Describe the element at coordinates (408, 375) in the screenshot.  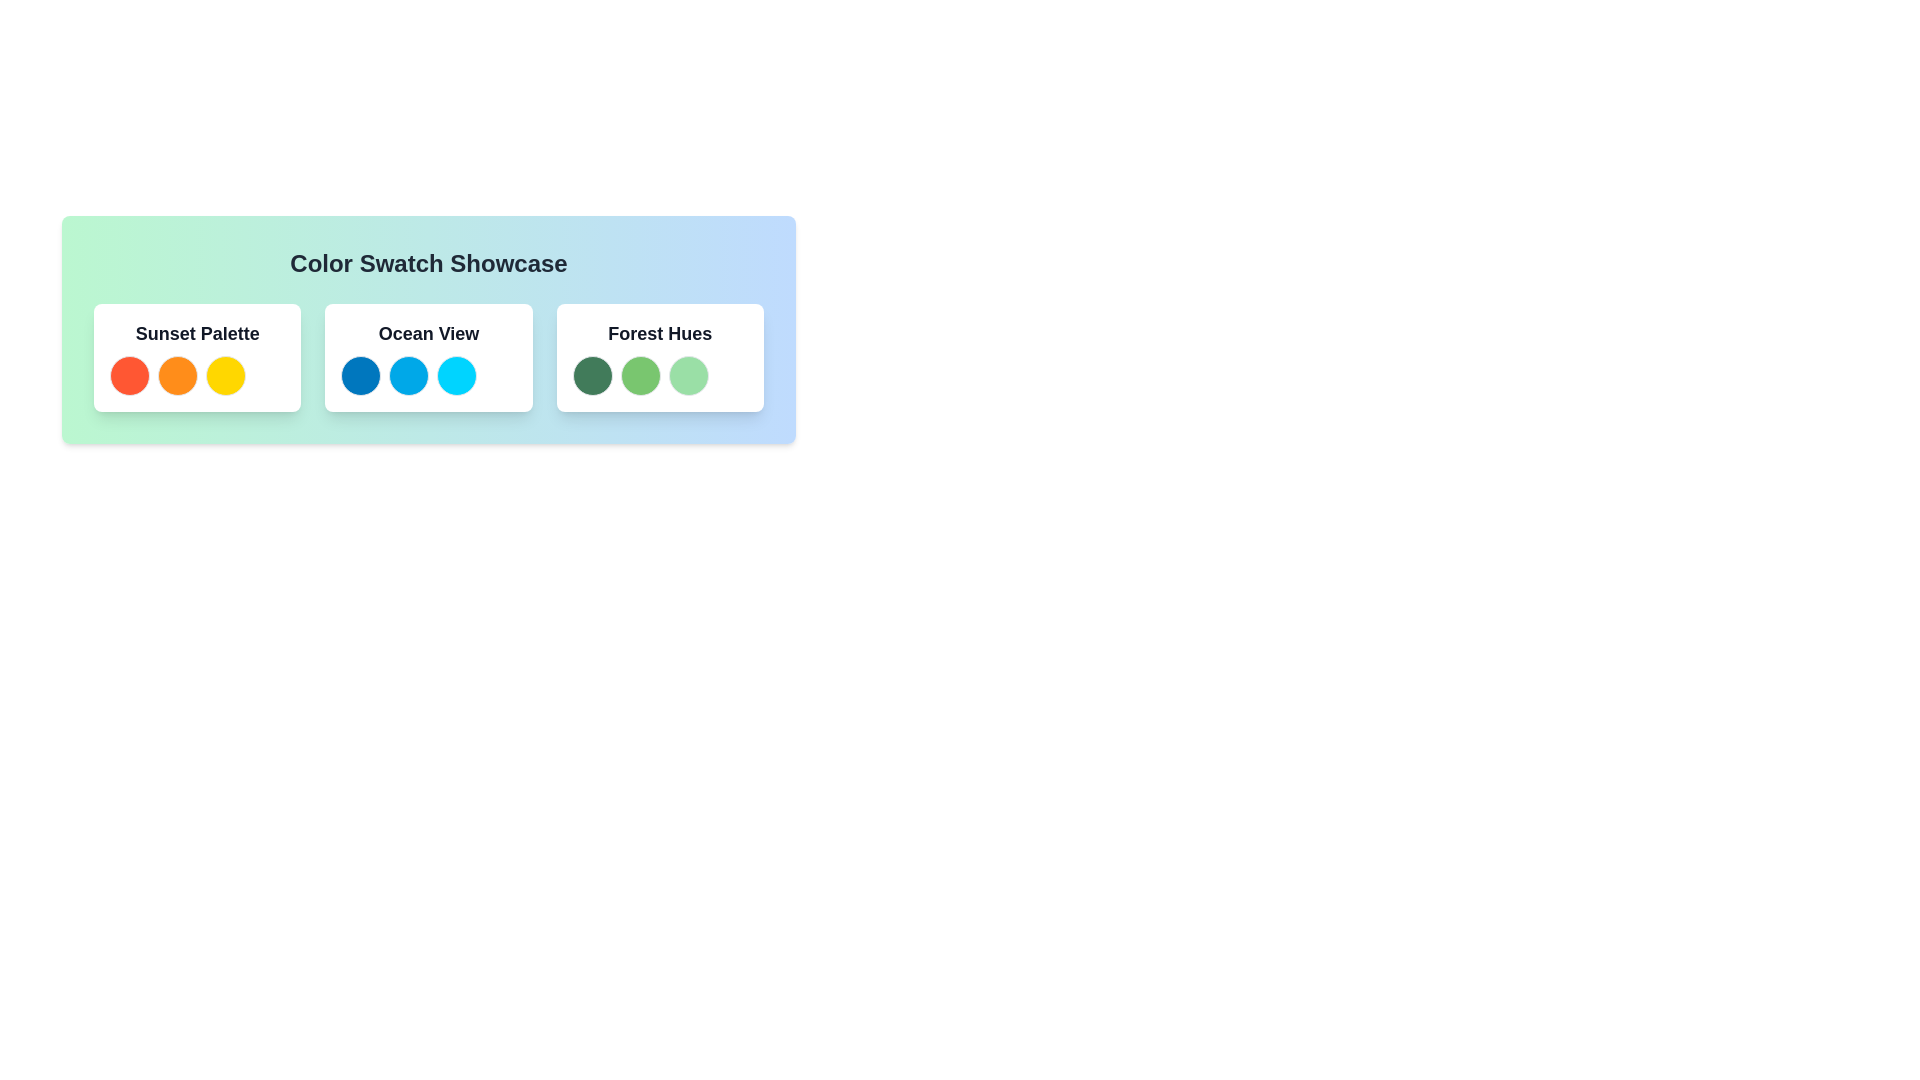
I see `the vibrant blue circular color swatch located in the 'Ocean View' section` at that location.